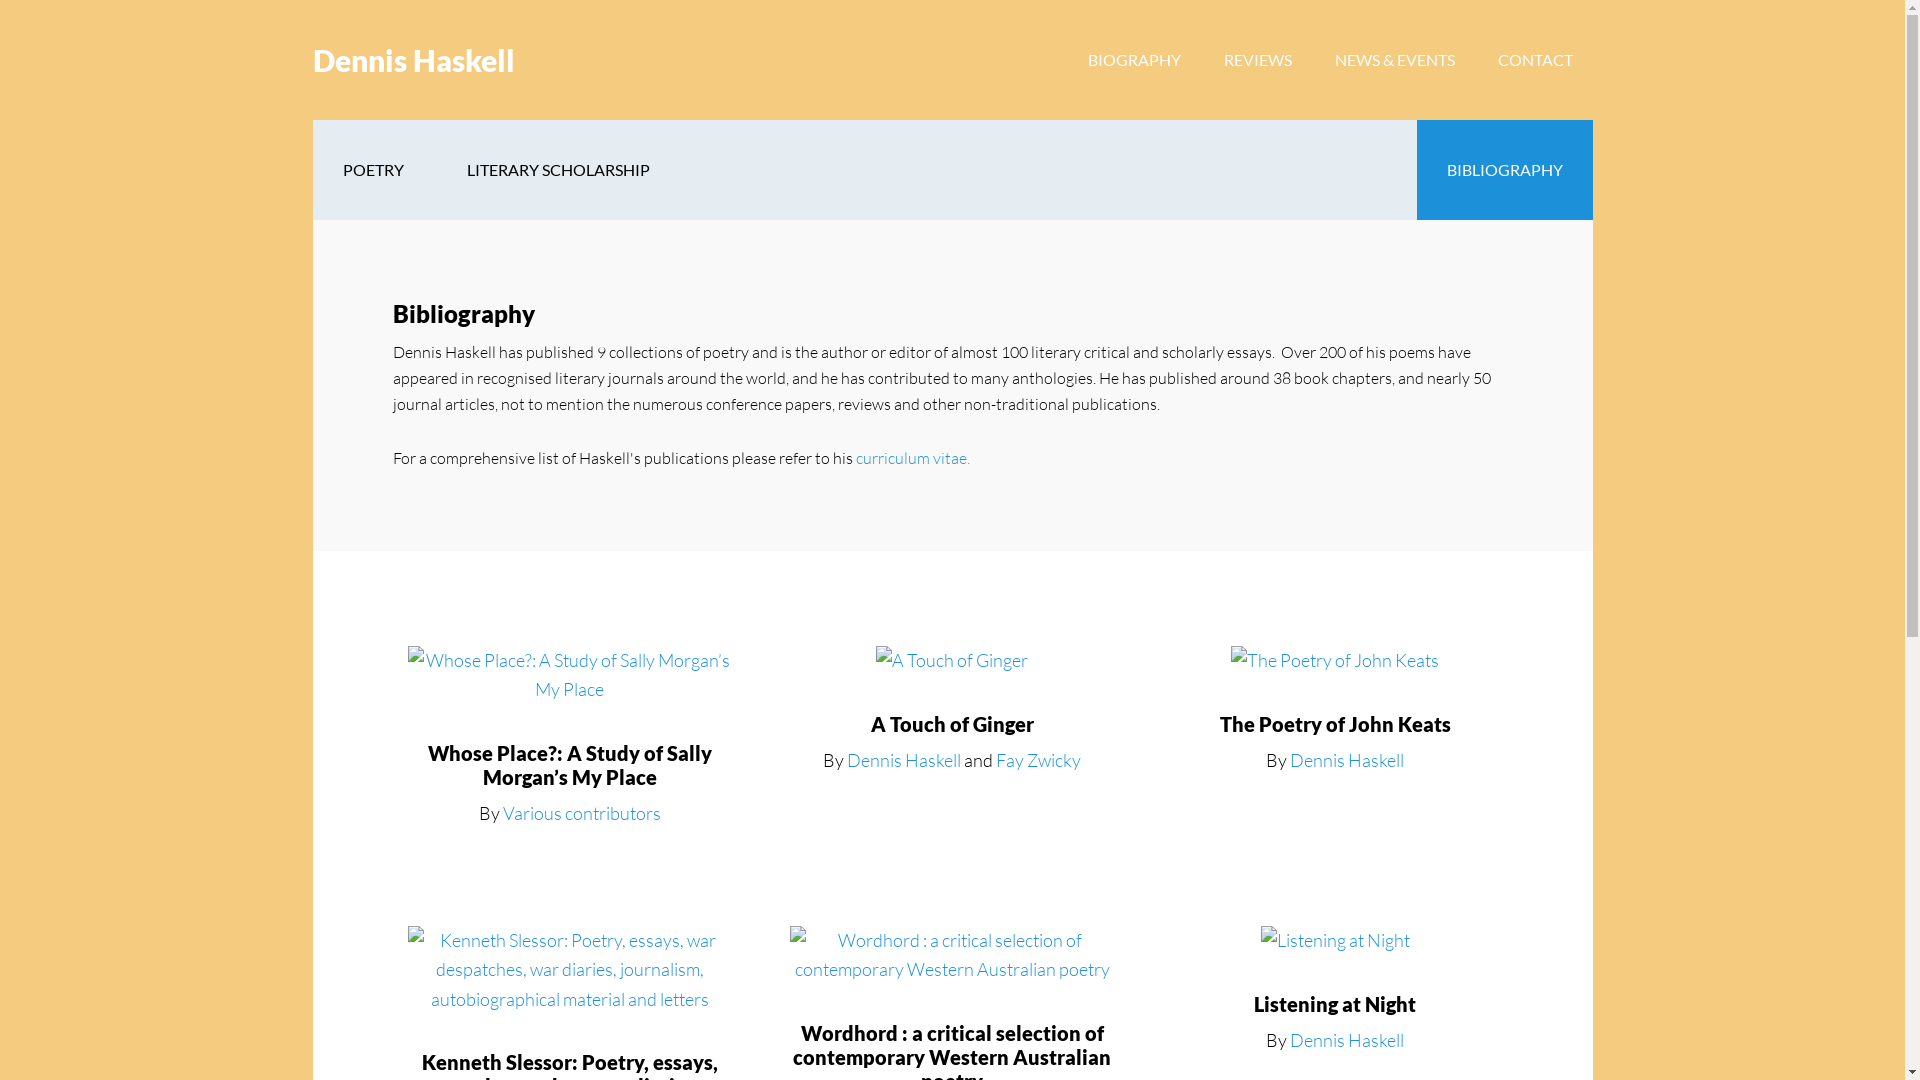 The width and height of the screenshot is (1920, 1080). I want to click on 'Various contributors', so click(580, 813).